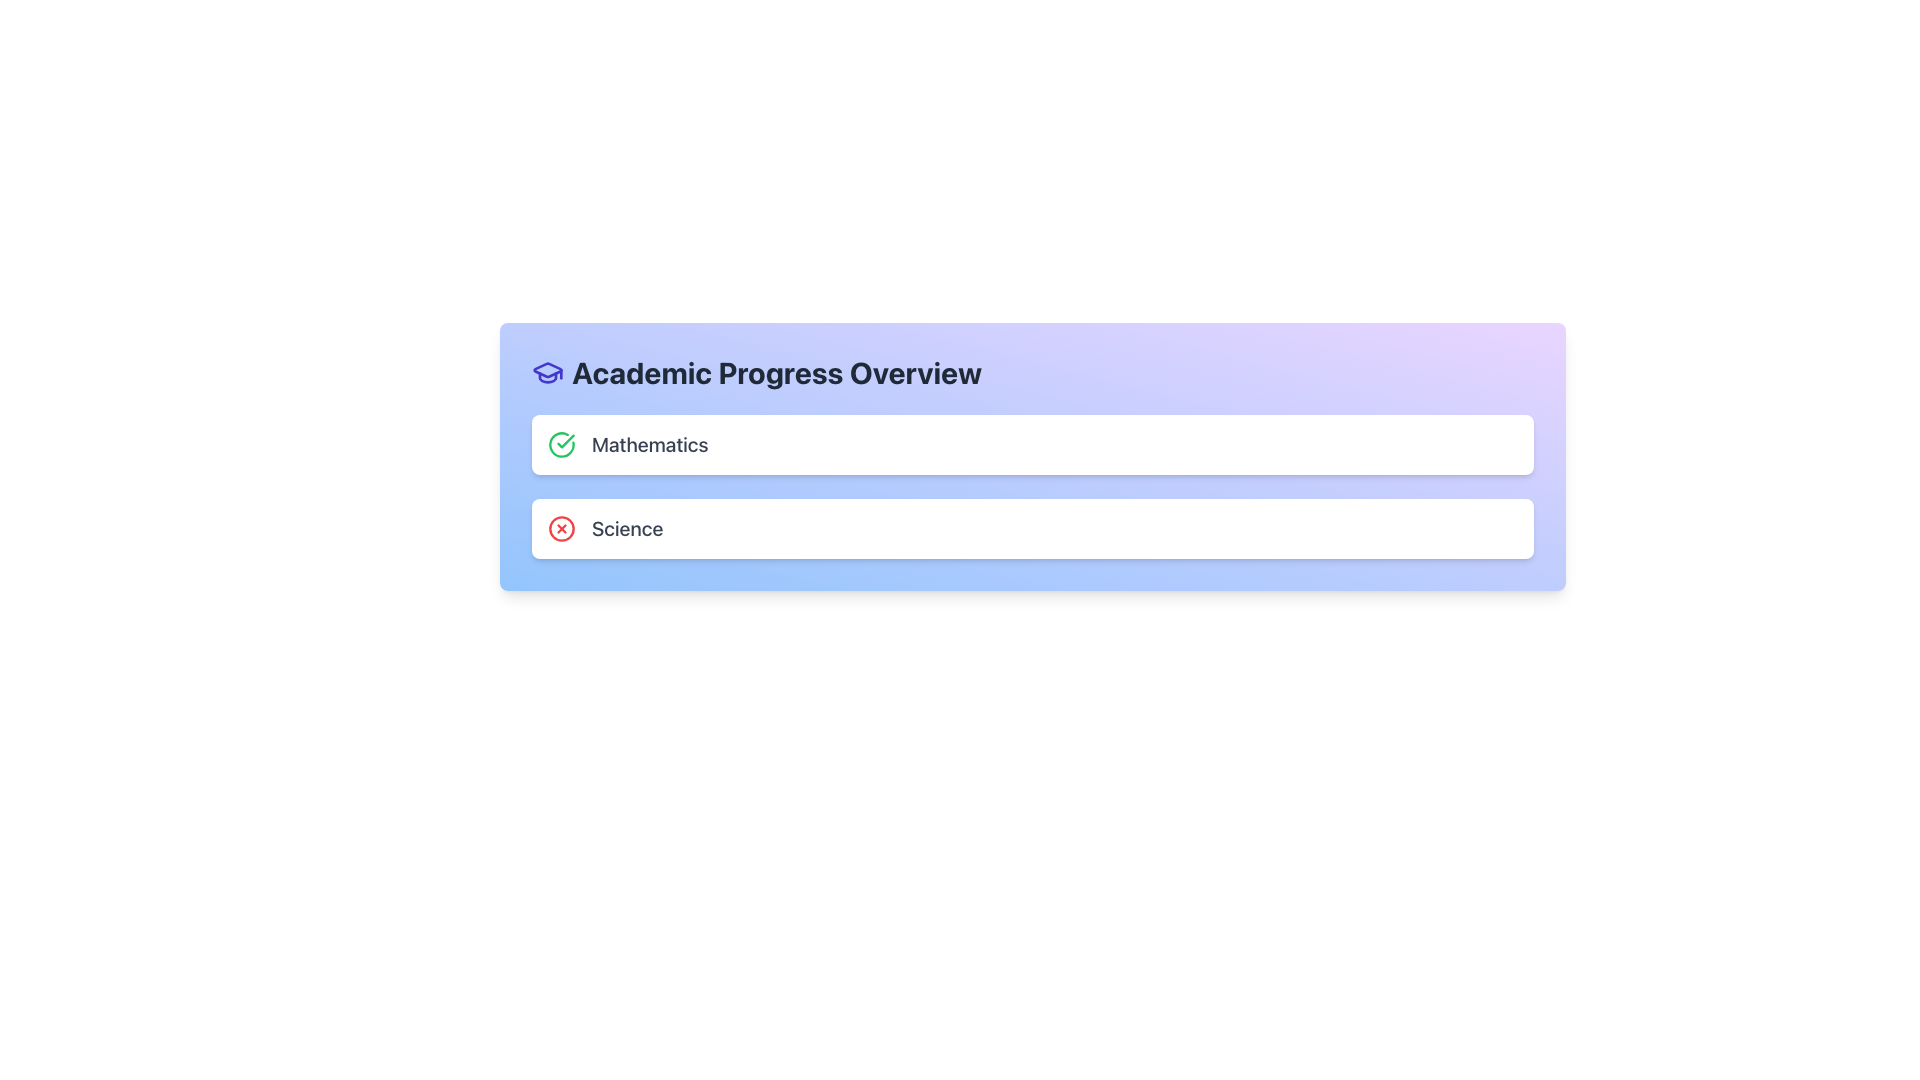 This screenshot has width=1920, height=1080. I want to click on the 'Science' text label located in the second row of the 'Academic Progress Overview' card, which is styled with a medium-sized gray font on a gradient blue background, so click(626, 527).